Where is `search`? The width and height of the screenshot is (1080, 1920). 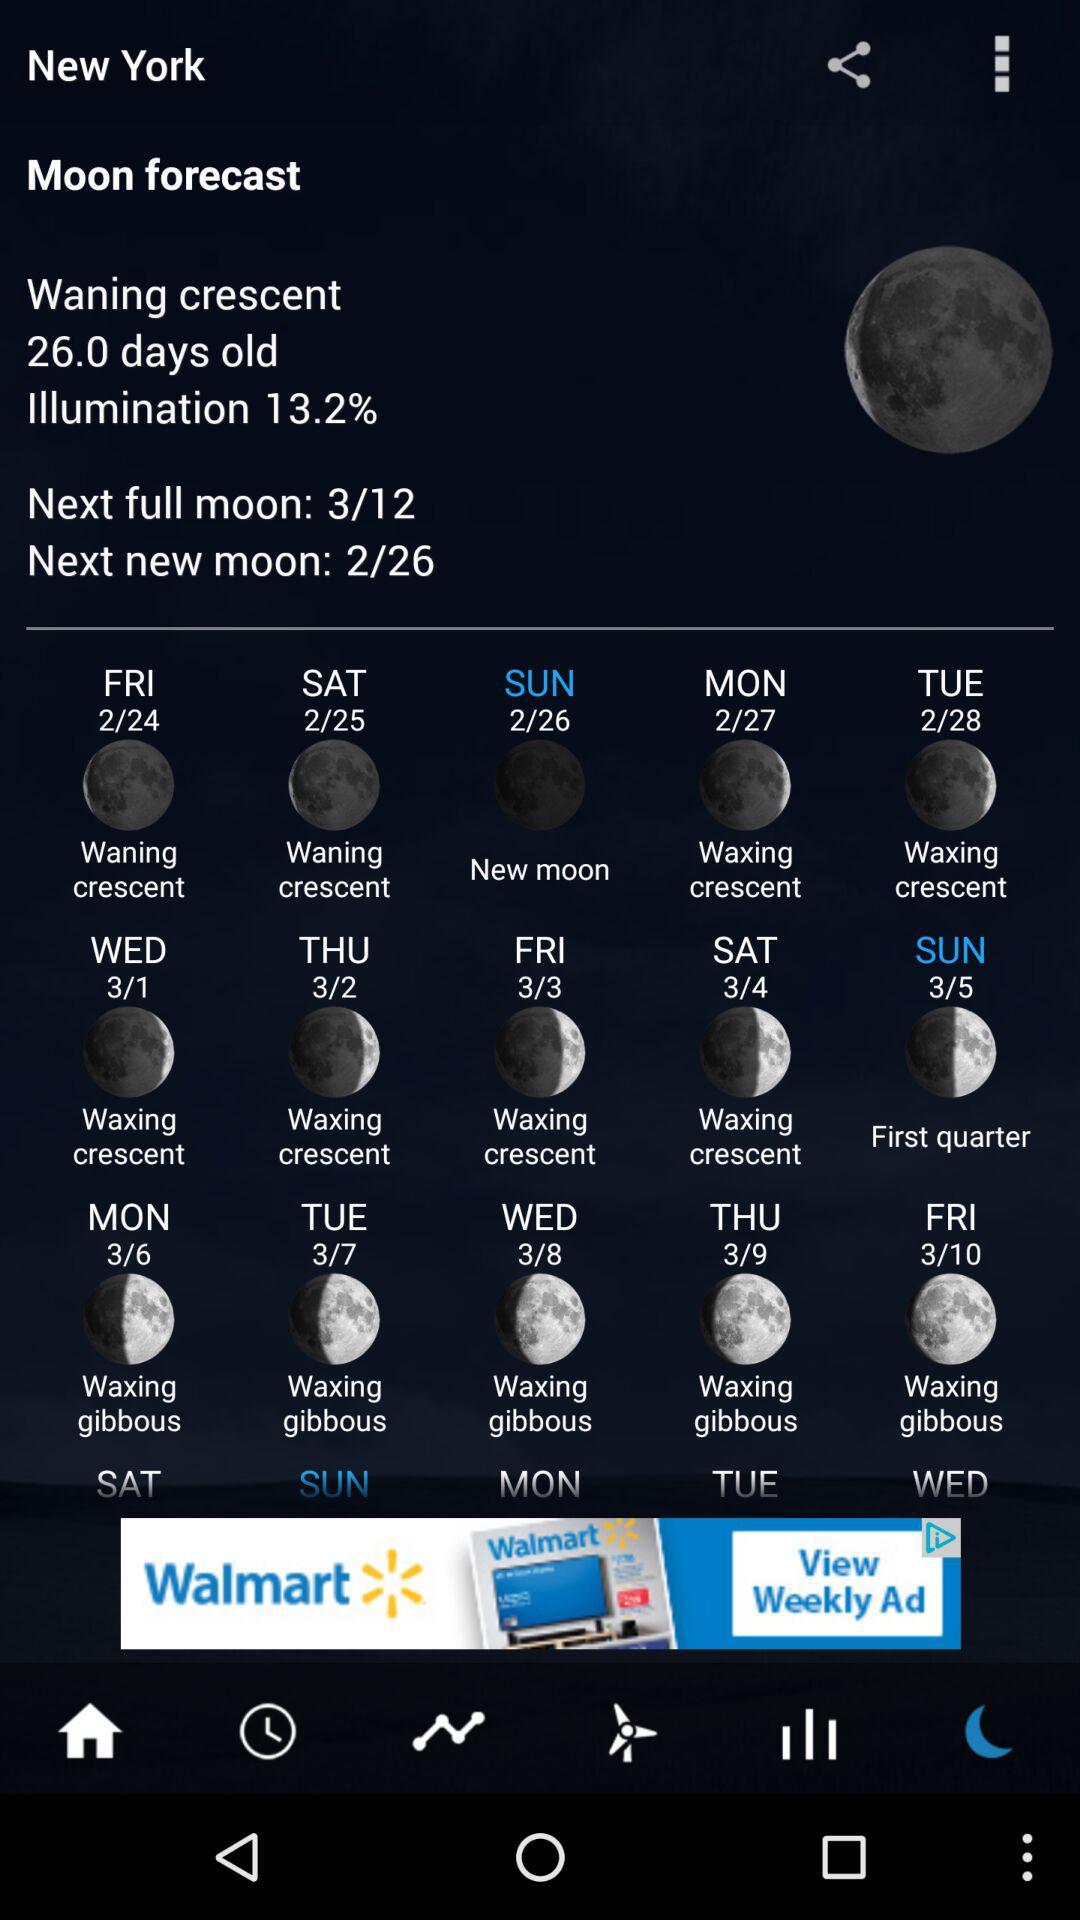
search is located at coordinates (1002, 63).